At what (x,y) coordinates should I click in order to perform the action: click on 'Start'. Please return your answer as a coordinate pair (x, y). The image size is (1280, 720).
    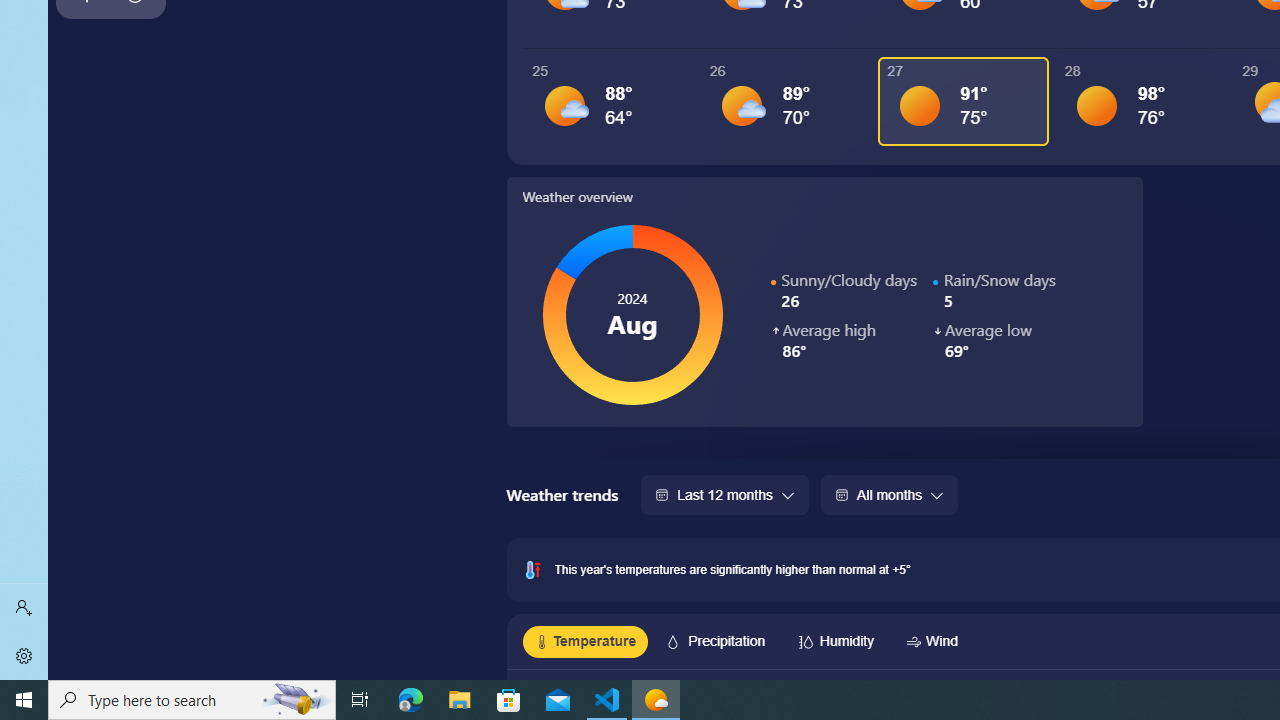
    Looking at the image, I should click on (24, 698).